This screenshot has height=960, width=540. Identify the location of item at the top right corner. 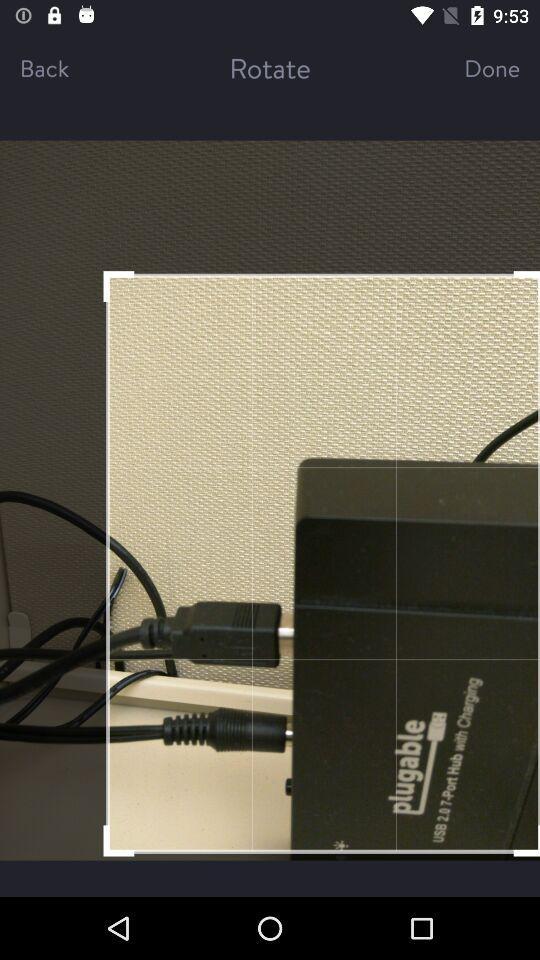
(473, 67).